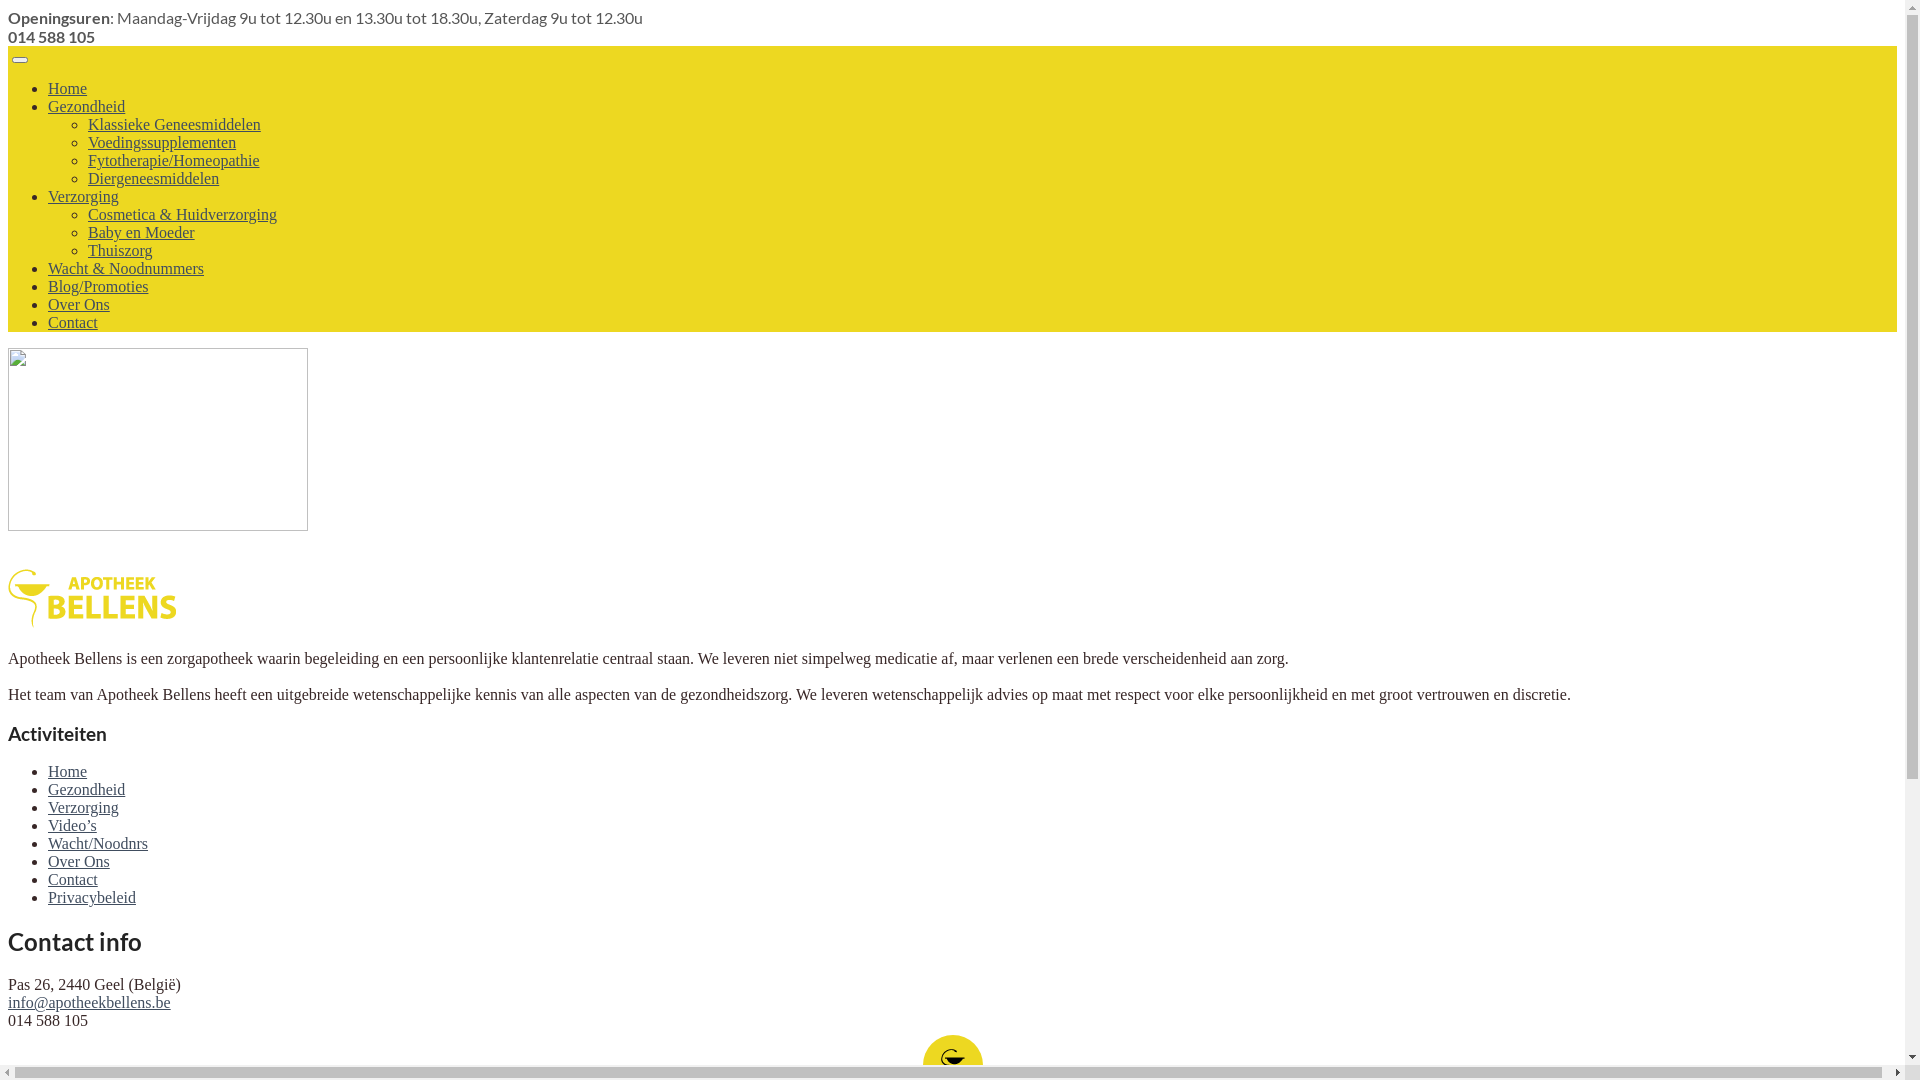 The image size is (1920, 1080). Describe the element at coordinates (67, 770) in the screenshot. I see `'Home'` at that location.